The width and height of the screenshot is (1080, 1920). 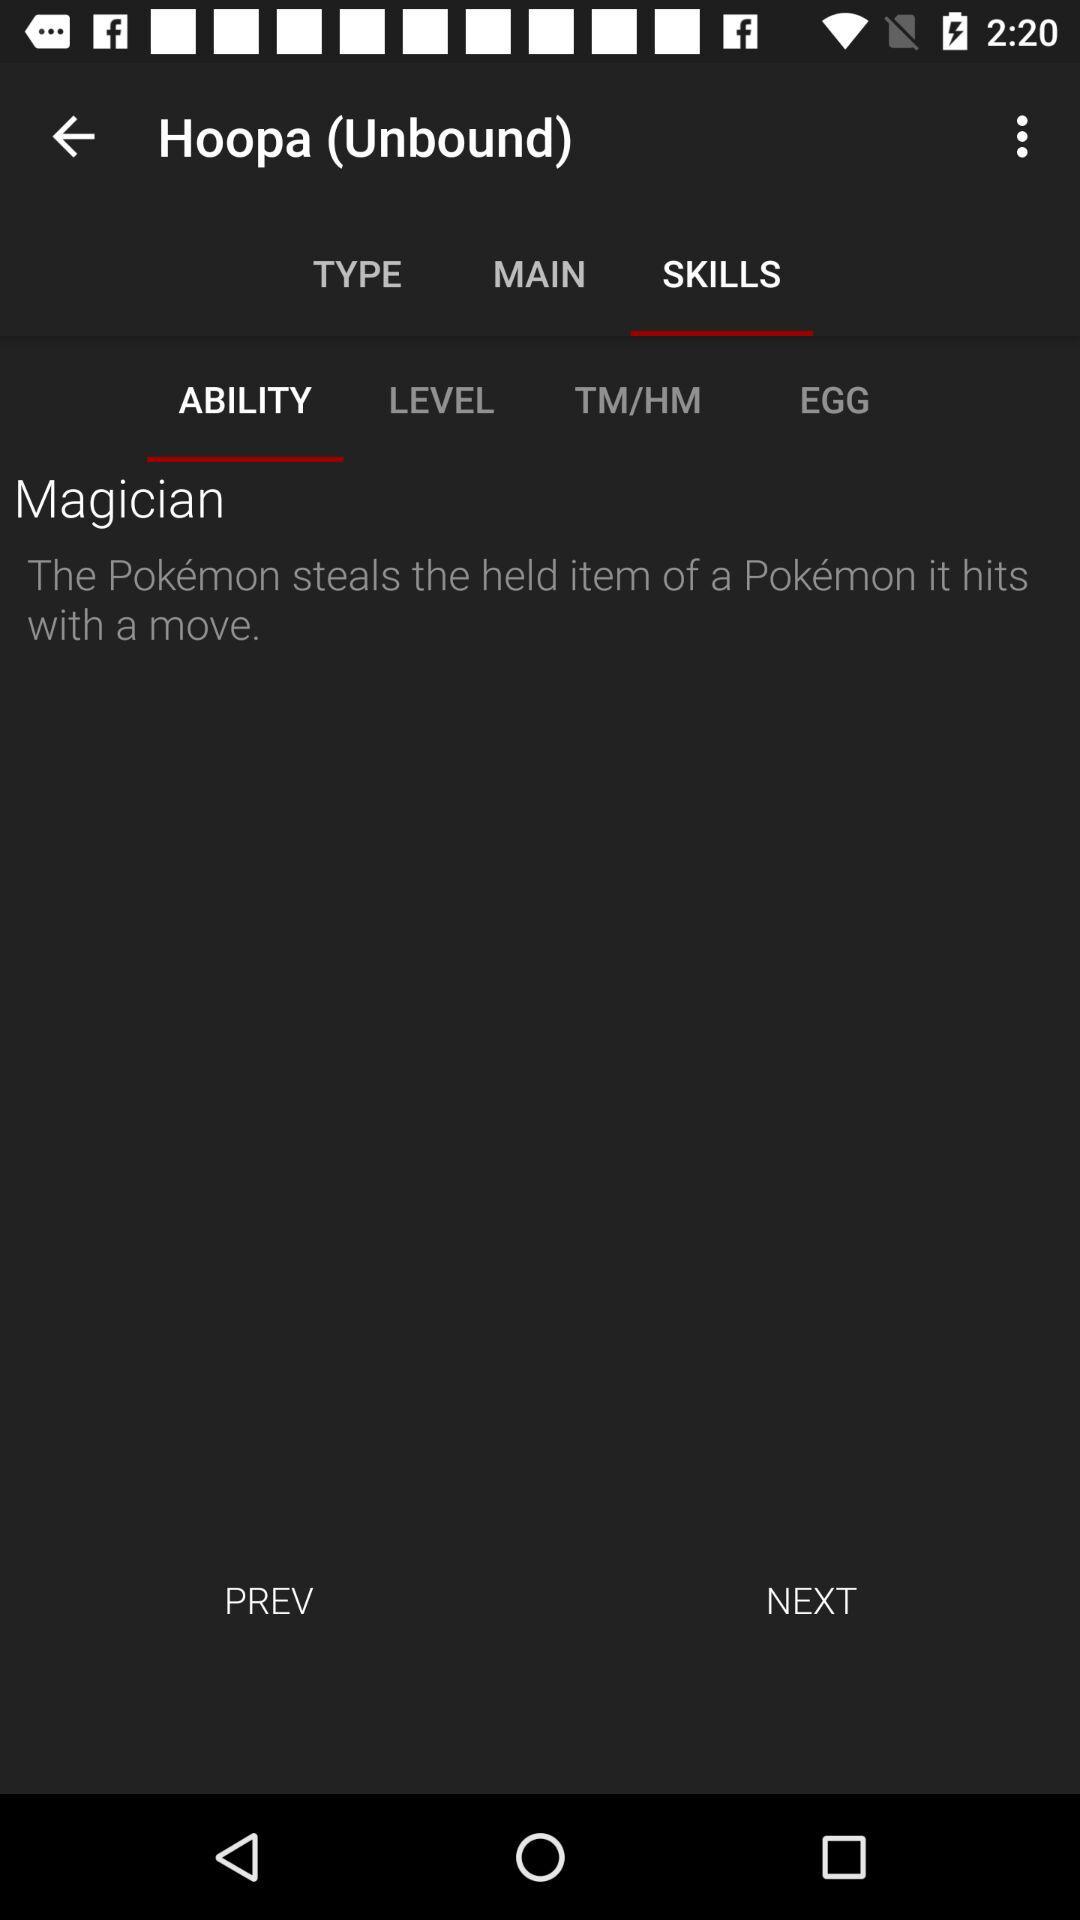 I want to click on icon below the prev item, so click(x=540, y=1727).